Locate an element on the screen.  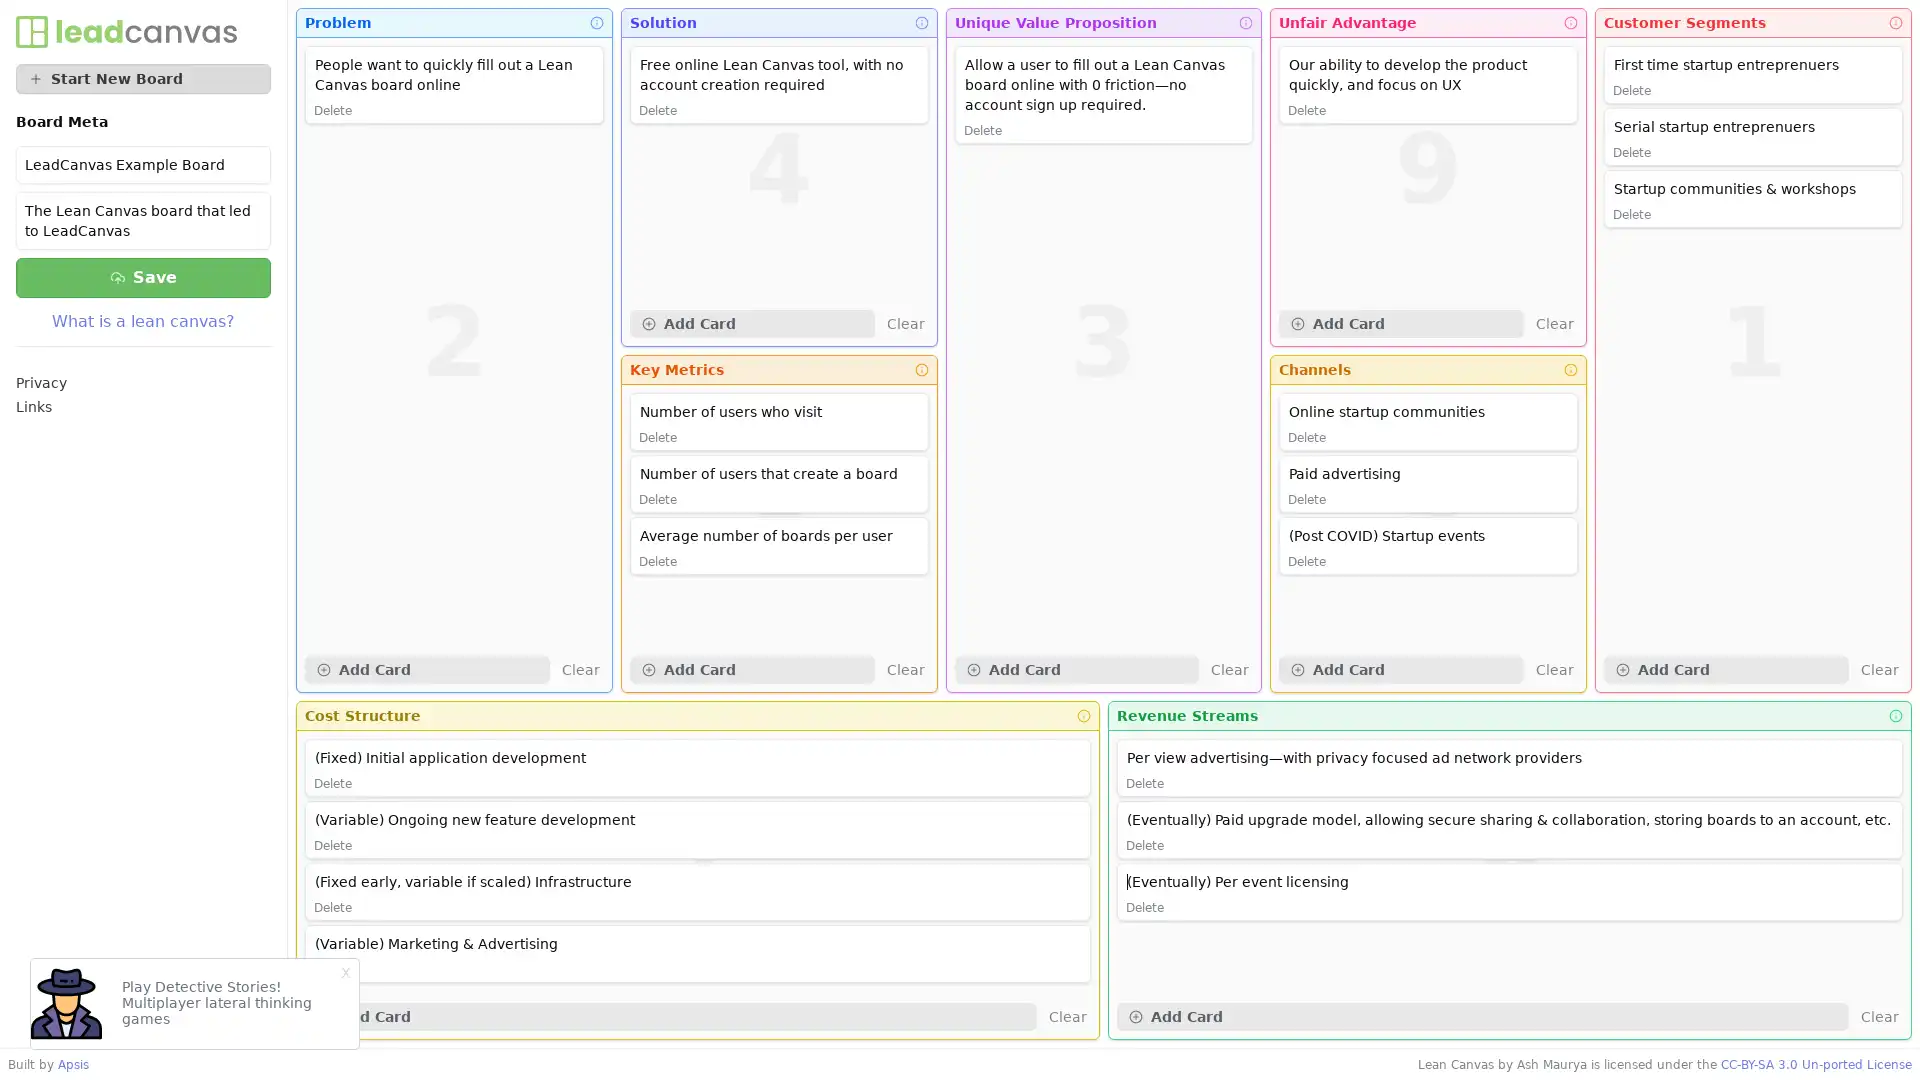
Delete is located at coordinates (332, 111).